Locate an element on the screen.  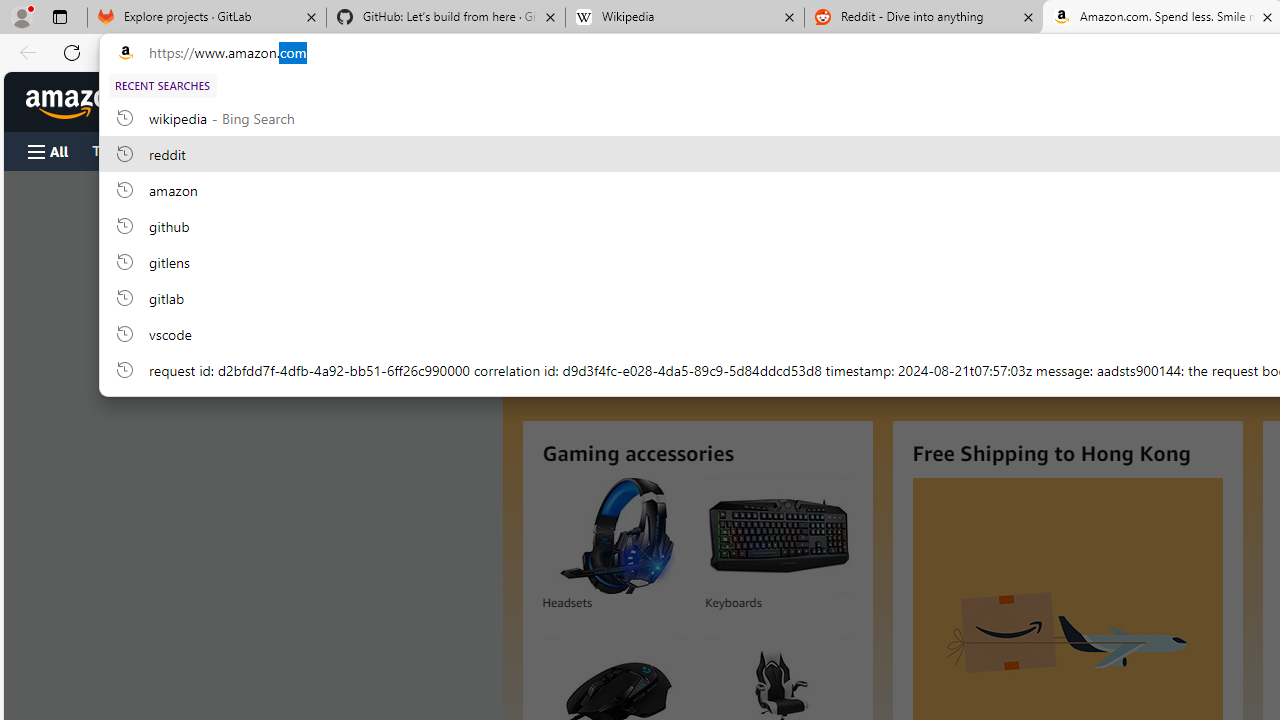
'Refresh' is located at coordinates (72, 51).